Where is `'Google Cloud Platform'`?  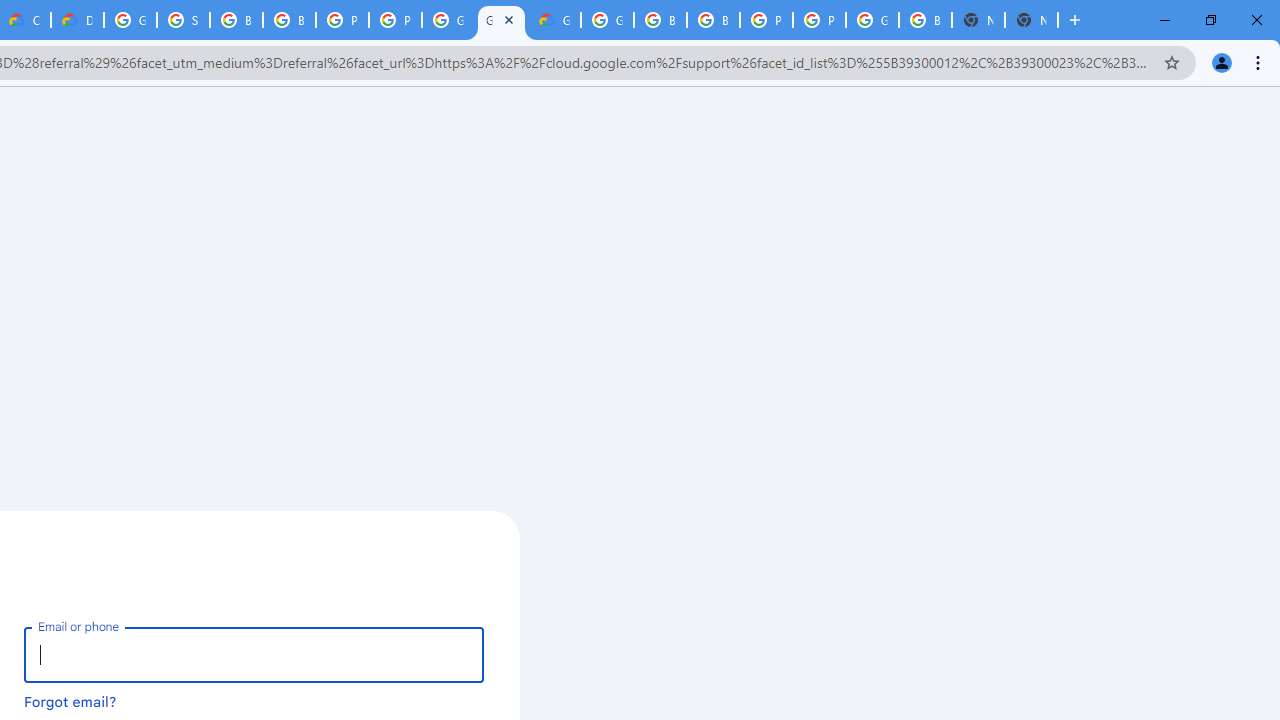 'Google Cloud Platform' is located at coordinates (606, 20).